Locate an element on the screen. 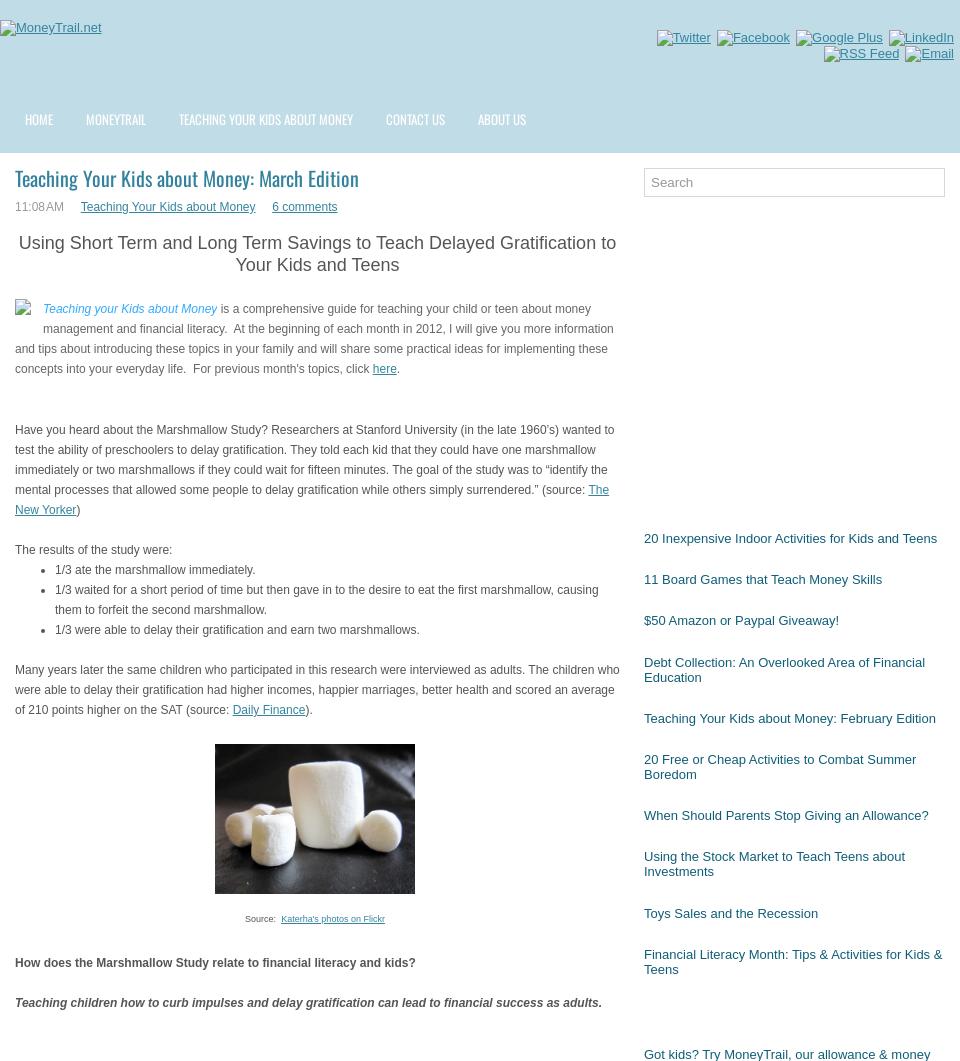 This screenshot has height=1061, width=960. '11 Board Games that Teach Money Skills' is located at coordinates (762, 578).